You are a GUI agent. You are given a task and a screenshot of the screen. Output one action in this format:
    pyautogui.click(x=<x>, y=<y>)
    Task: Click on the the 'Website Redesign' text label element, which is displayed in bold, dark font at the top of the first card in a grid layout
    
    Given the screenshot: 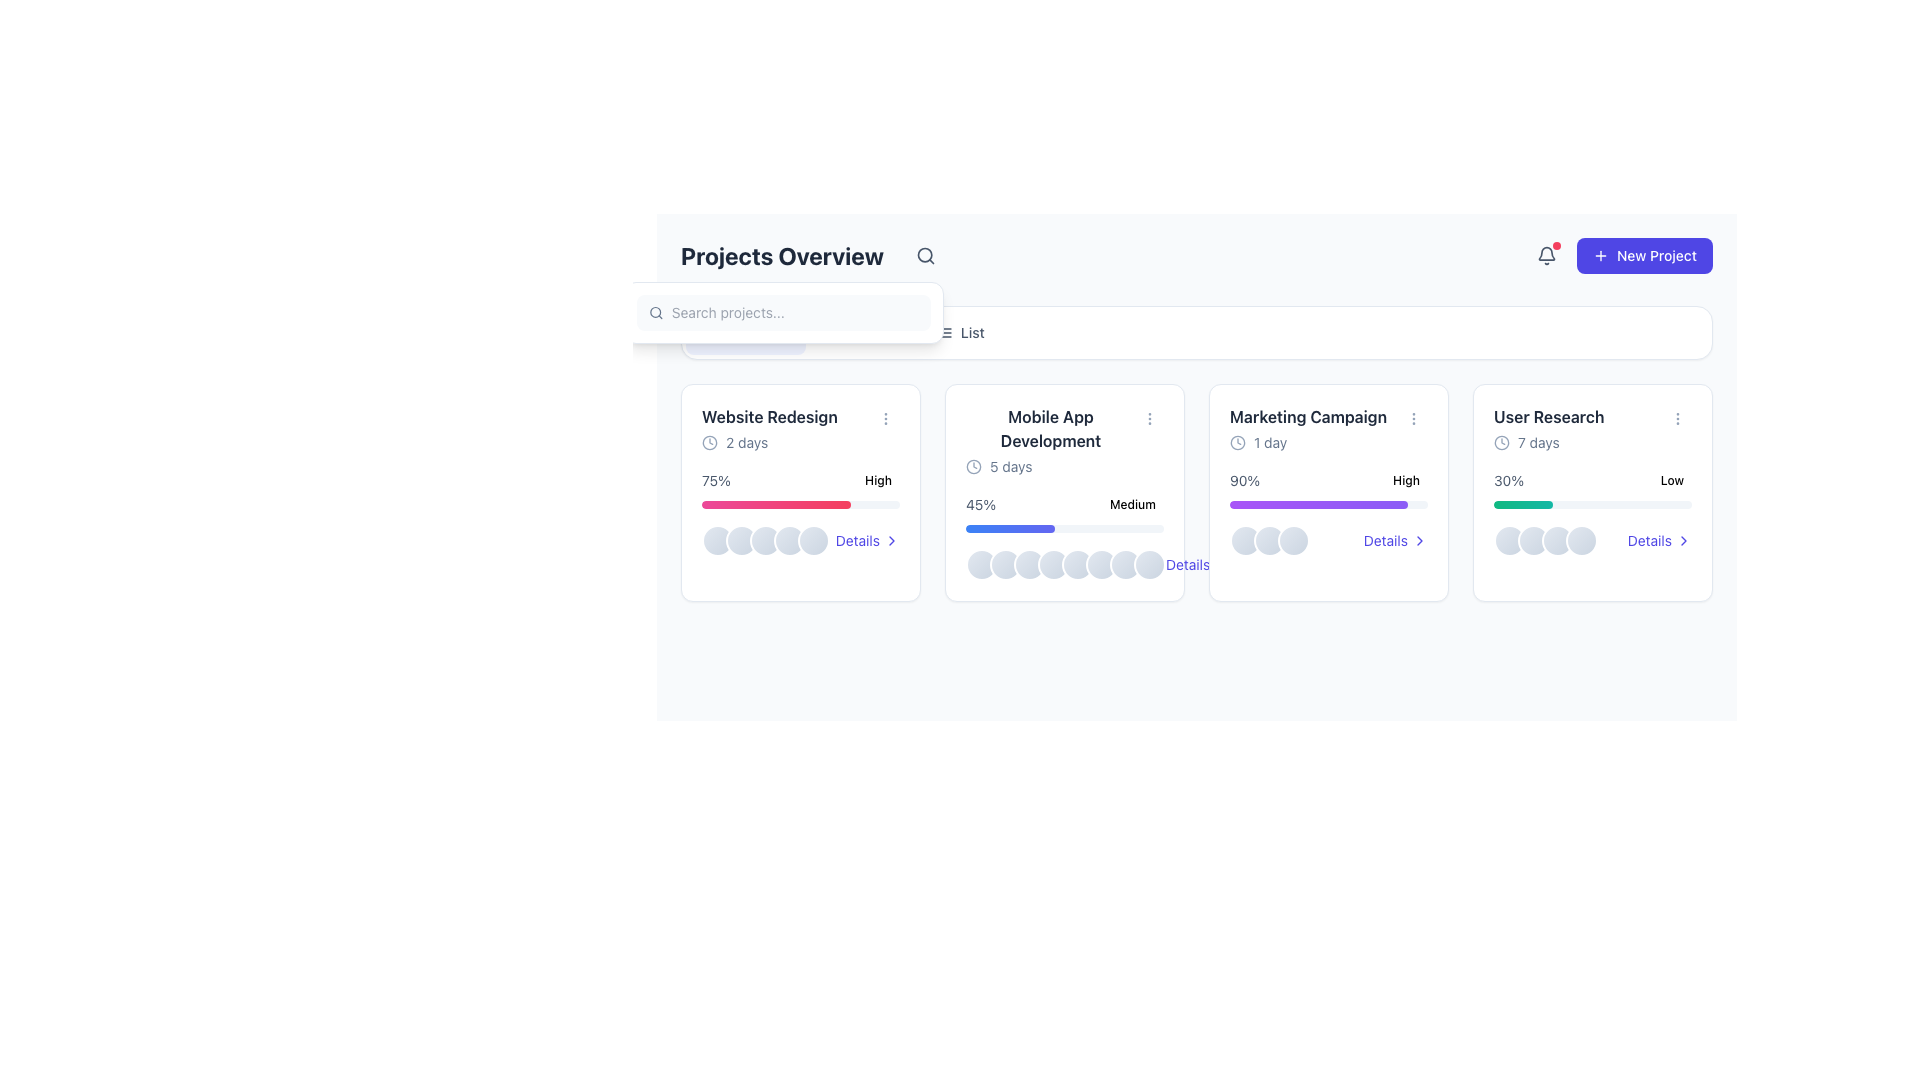 What is the action you would take?
    pyautogui.click(x=768, y=415)
    